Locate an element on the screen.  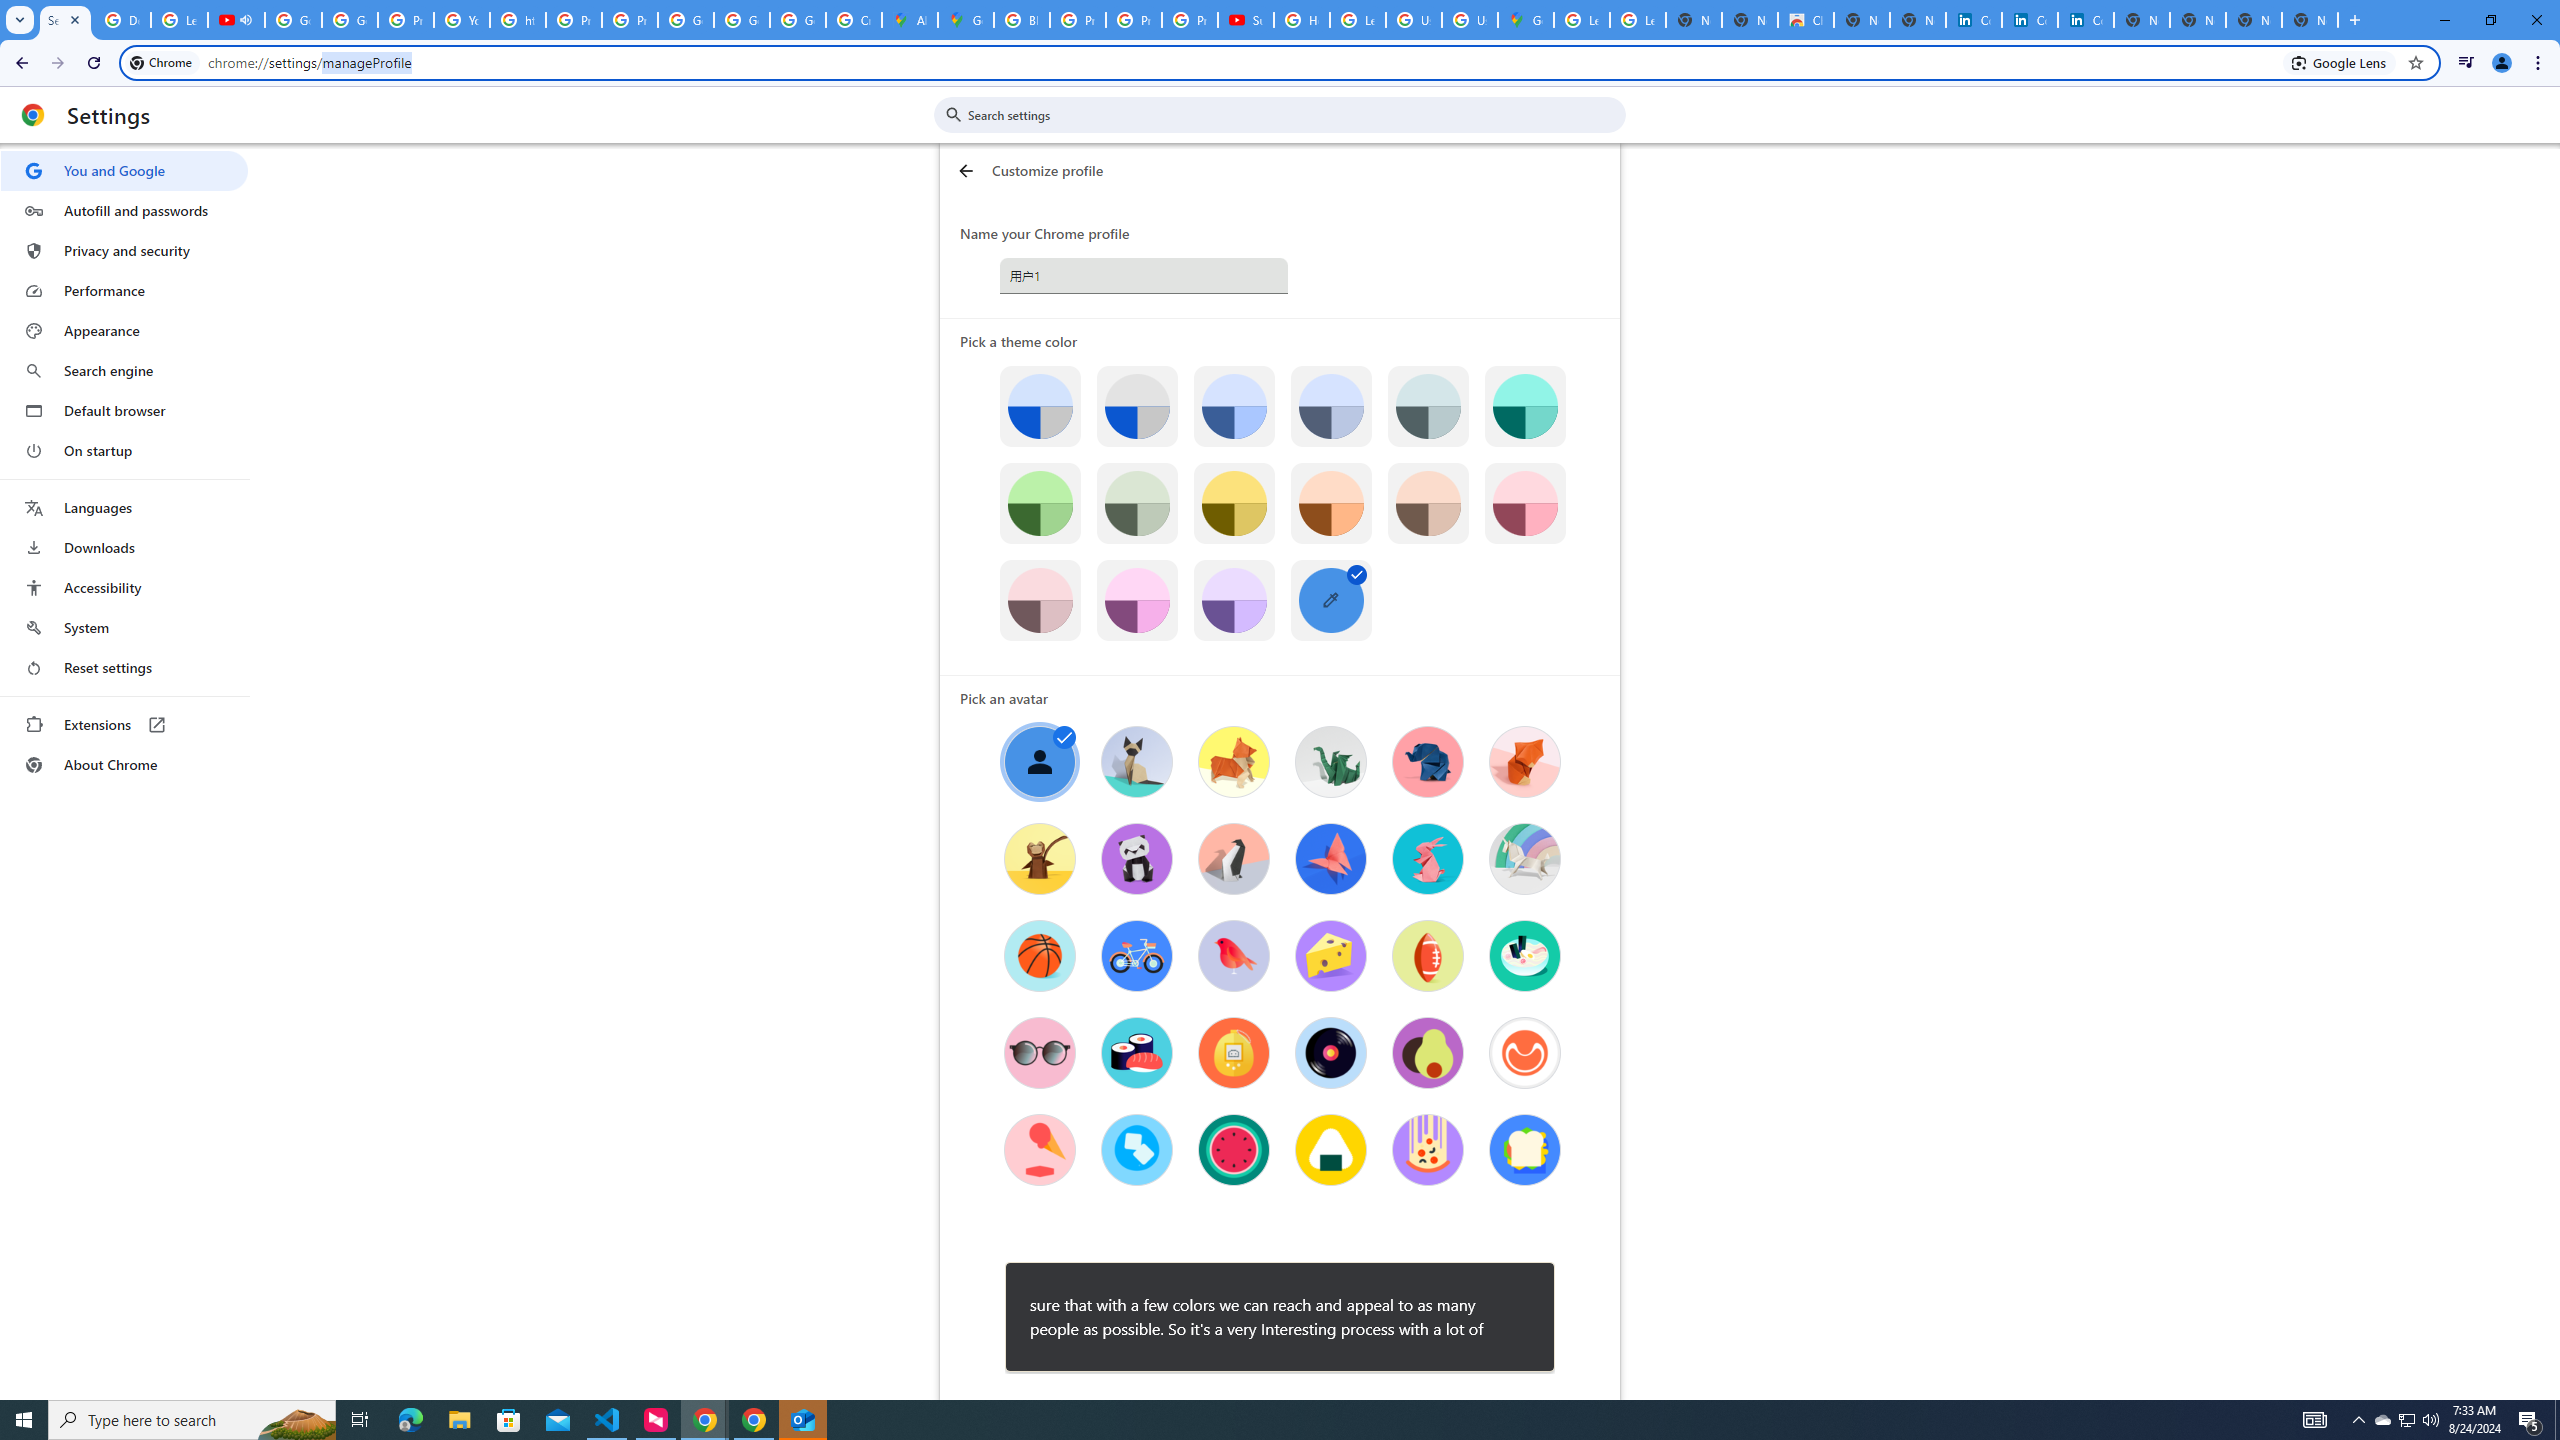
'Subscriptions - YouTube' is located at coordinates (1244, 19).